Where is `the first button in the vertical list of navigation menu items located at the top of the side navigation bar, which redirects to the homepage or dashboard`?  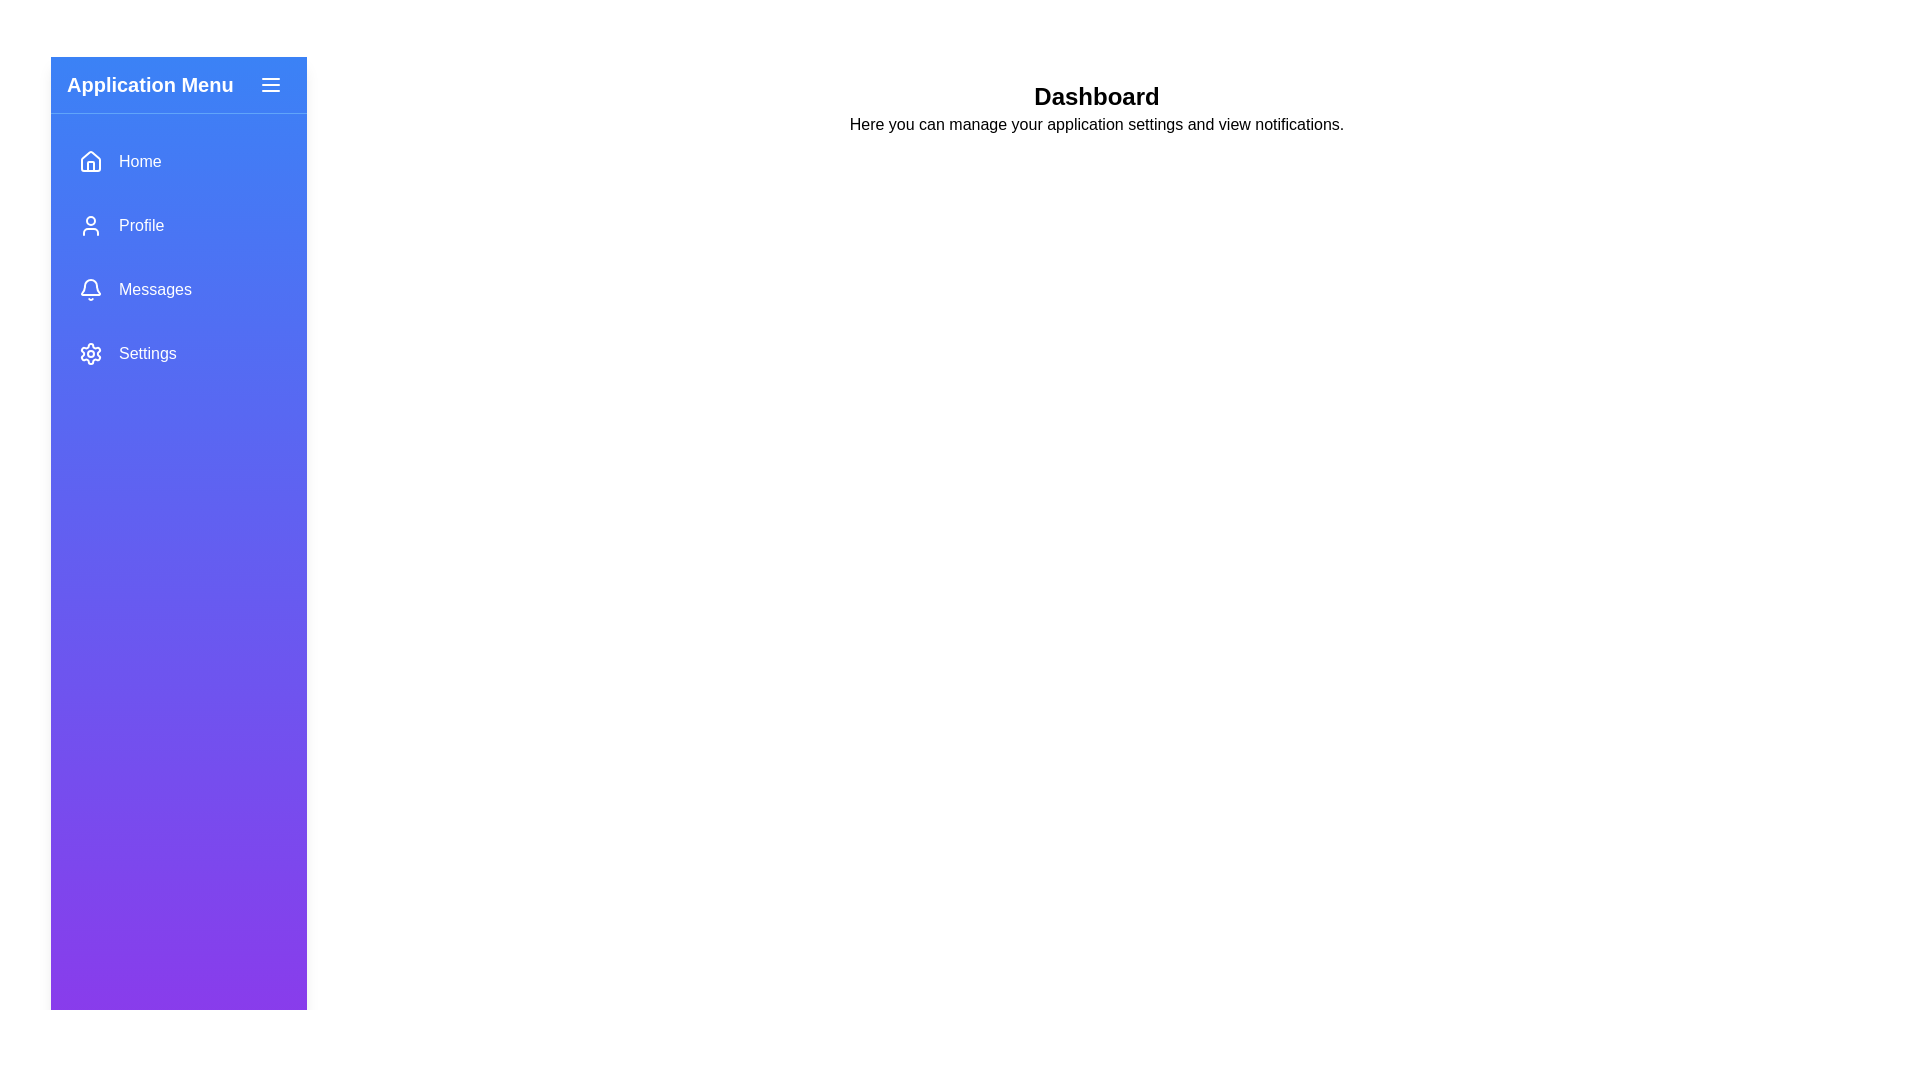 the first button in the vertical list of navigation menu items located at the top of the side navigation bar, which redirects to the homepage or dashboard is located at coordinates (178, 161).